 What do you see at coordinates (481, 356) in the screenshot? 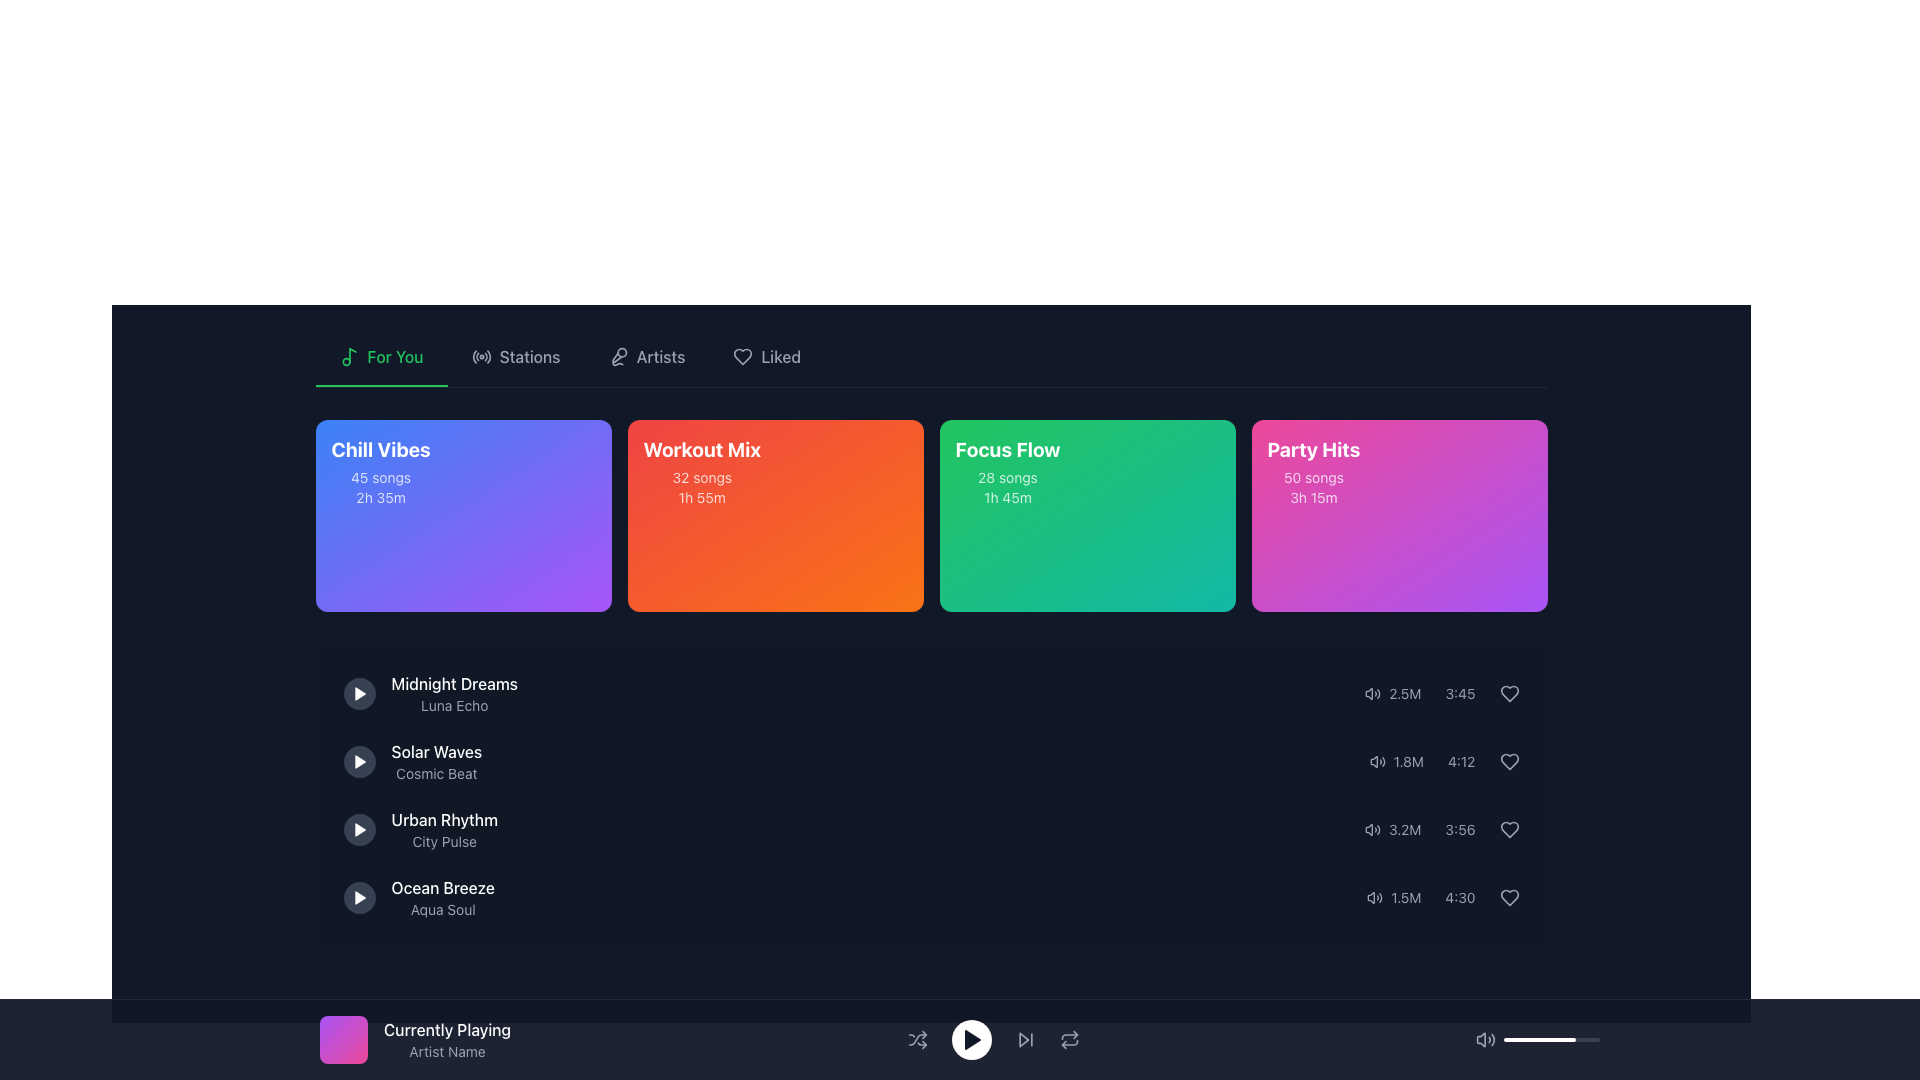
I see `the 'Stations' icon located on the navigation bar, which is positioned to the left of the 'Artists' label and to the right of the 'For You' label` at bounding box center [481, 356].